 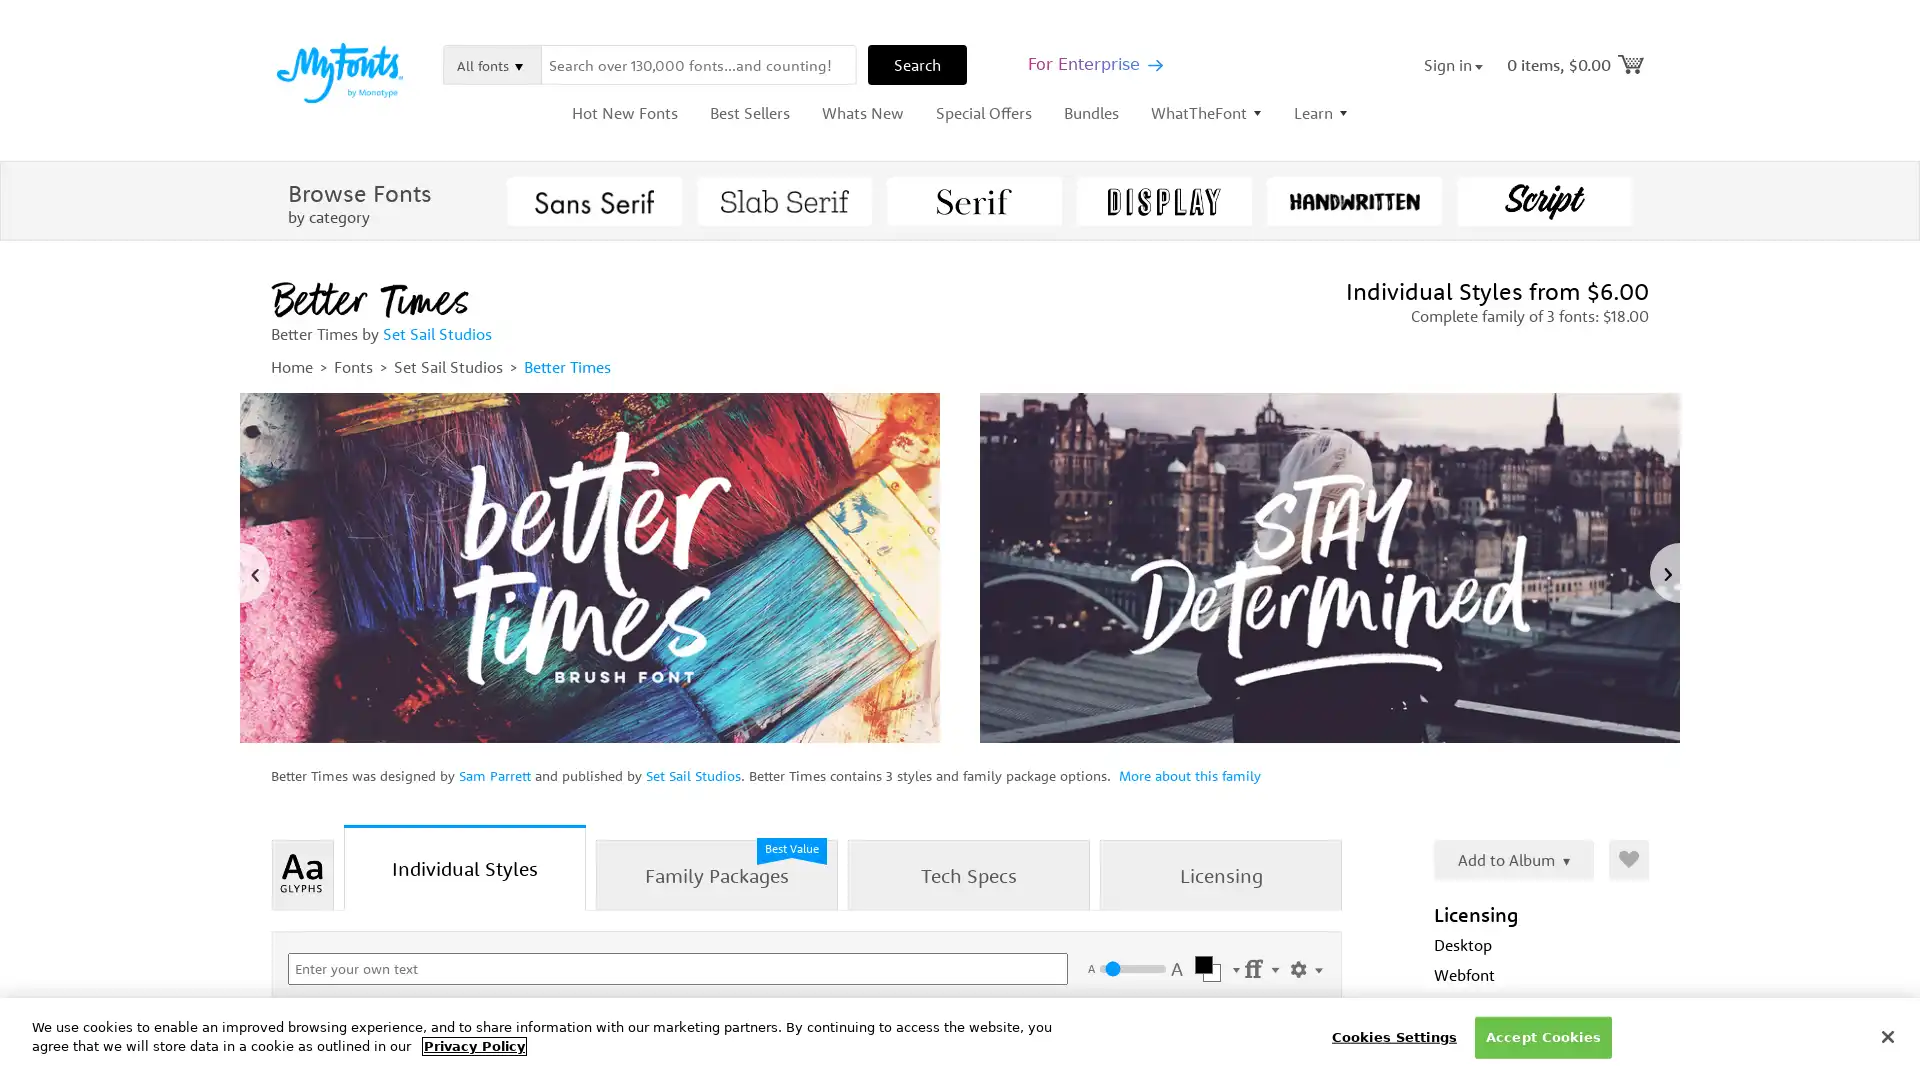 What do you see at coordinates (1320, 112) in the screenshot?
I see `Learn` at bounding box center [1320, 112].